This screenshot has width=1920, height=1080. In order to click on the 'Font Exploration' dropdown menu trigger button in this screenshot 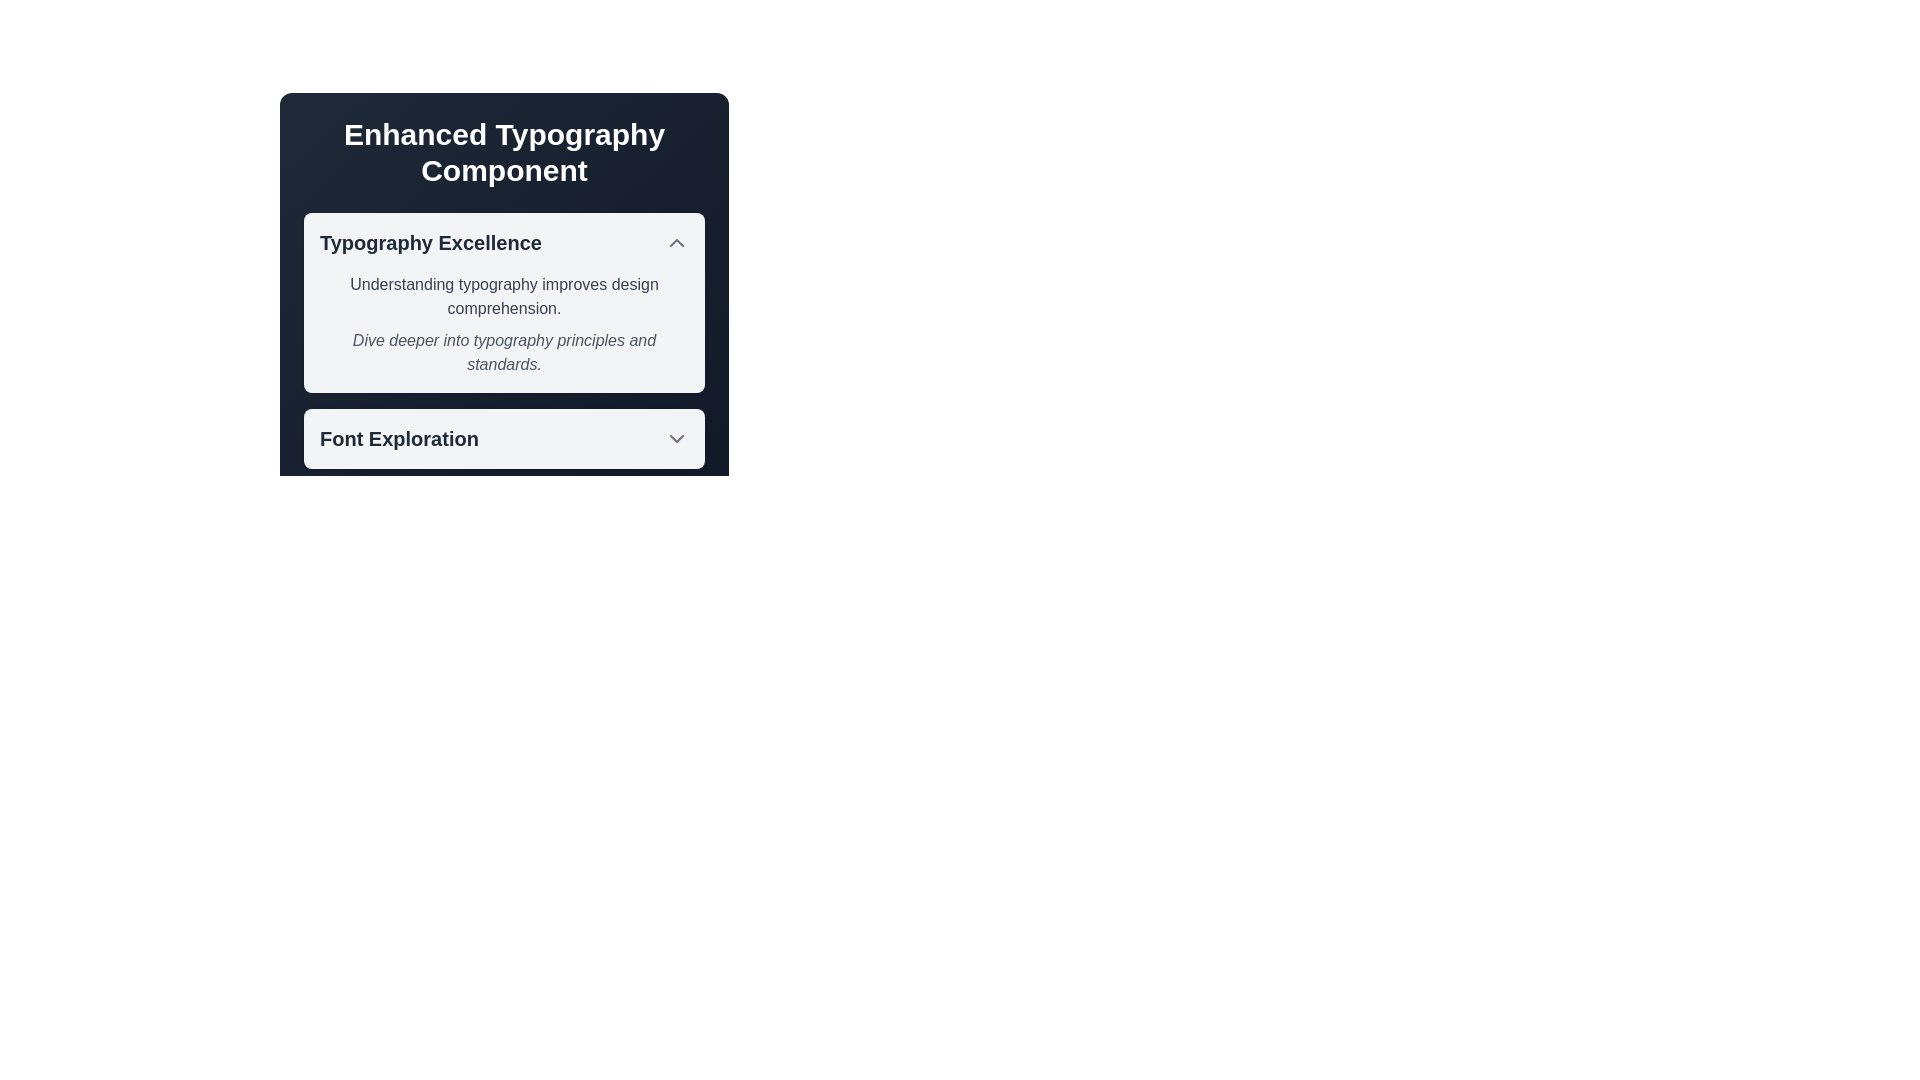, I will do `click(504, 438)`.